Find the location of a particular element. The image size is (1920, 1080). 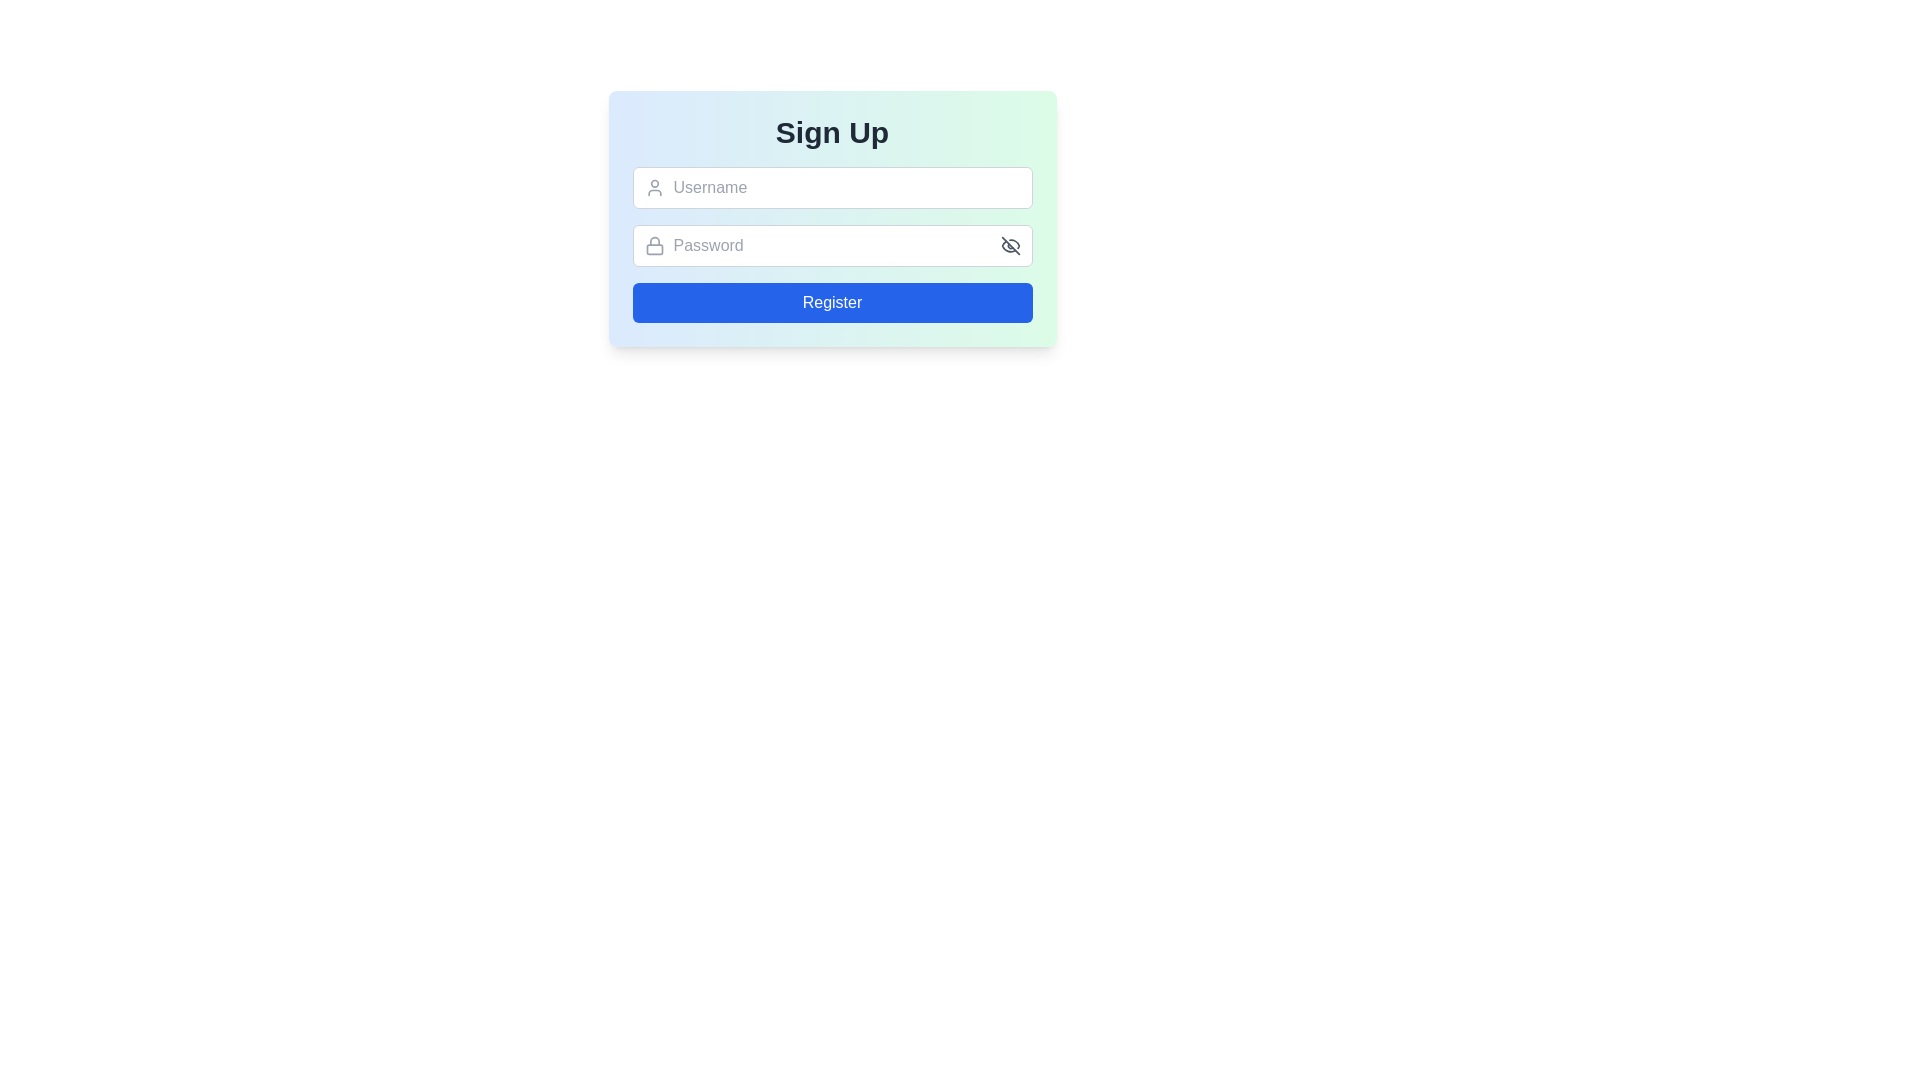

the static header text indicating the signup form, which is centered at the top of the form layout is located at coordinates (832, 132).